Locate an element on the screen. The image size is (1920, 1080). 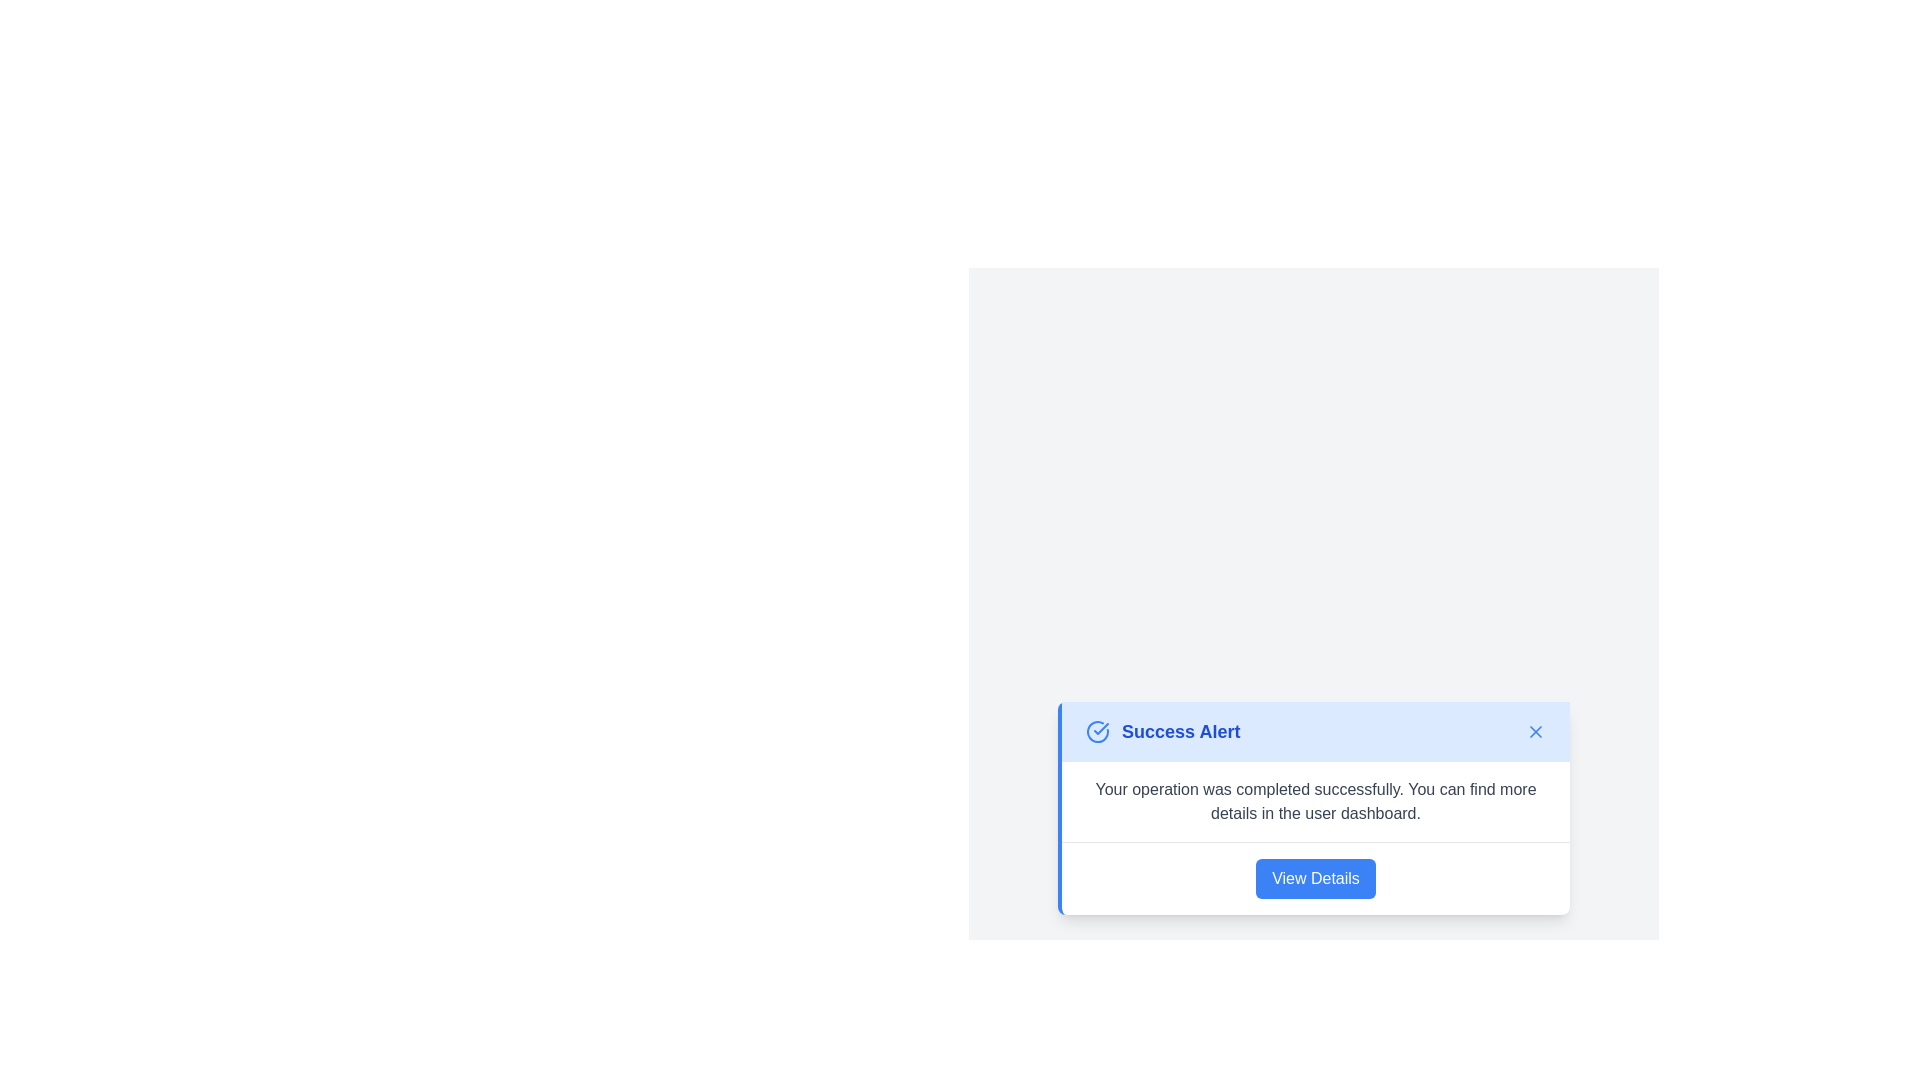
the Label with Icon that displays a status message indicating a successful action, located within a notification-style box, adjacent to a circular checkmark icon and before the close button is located at coordinates (1163, 731).